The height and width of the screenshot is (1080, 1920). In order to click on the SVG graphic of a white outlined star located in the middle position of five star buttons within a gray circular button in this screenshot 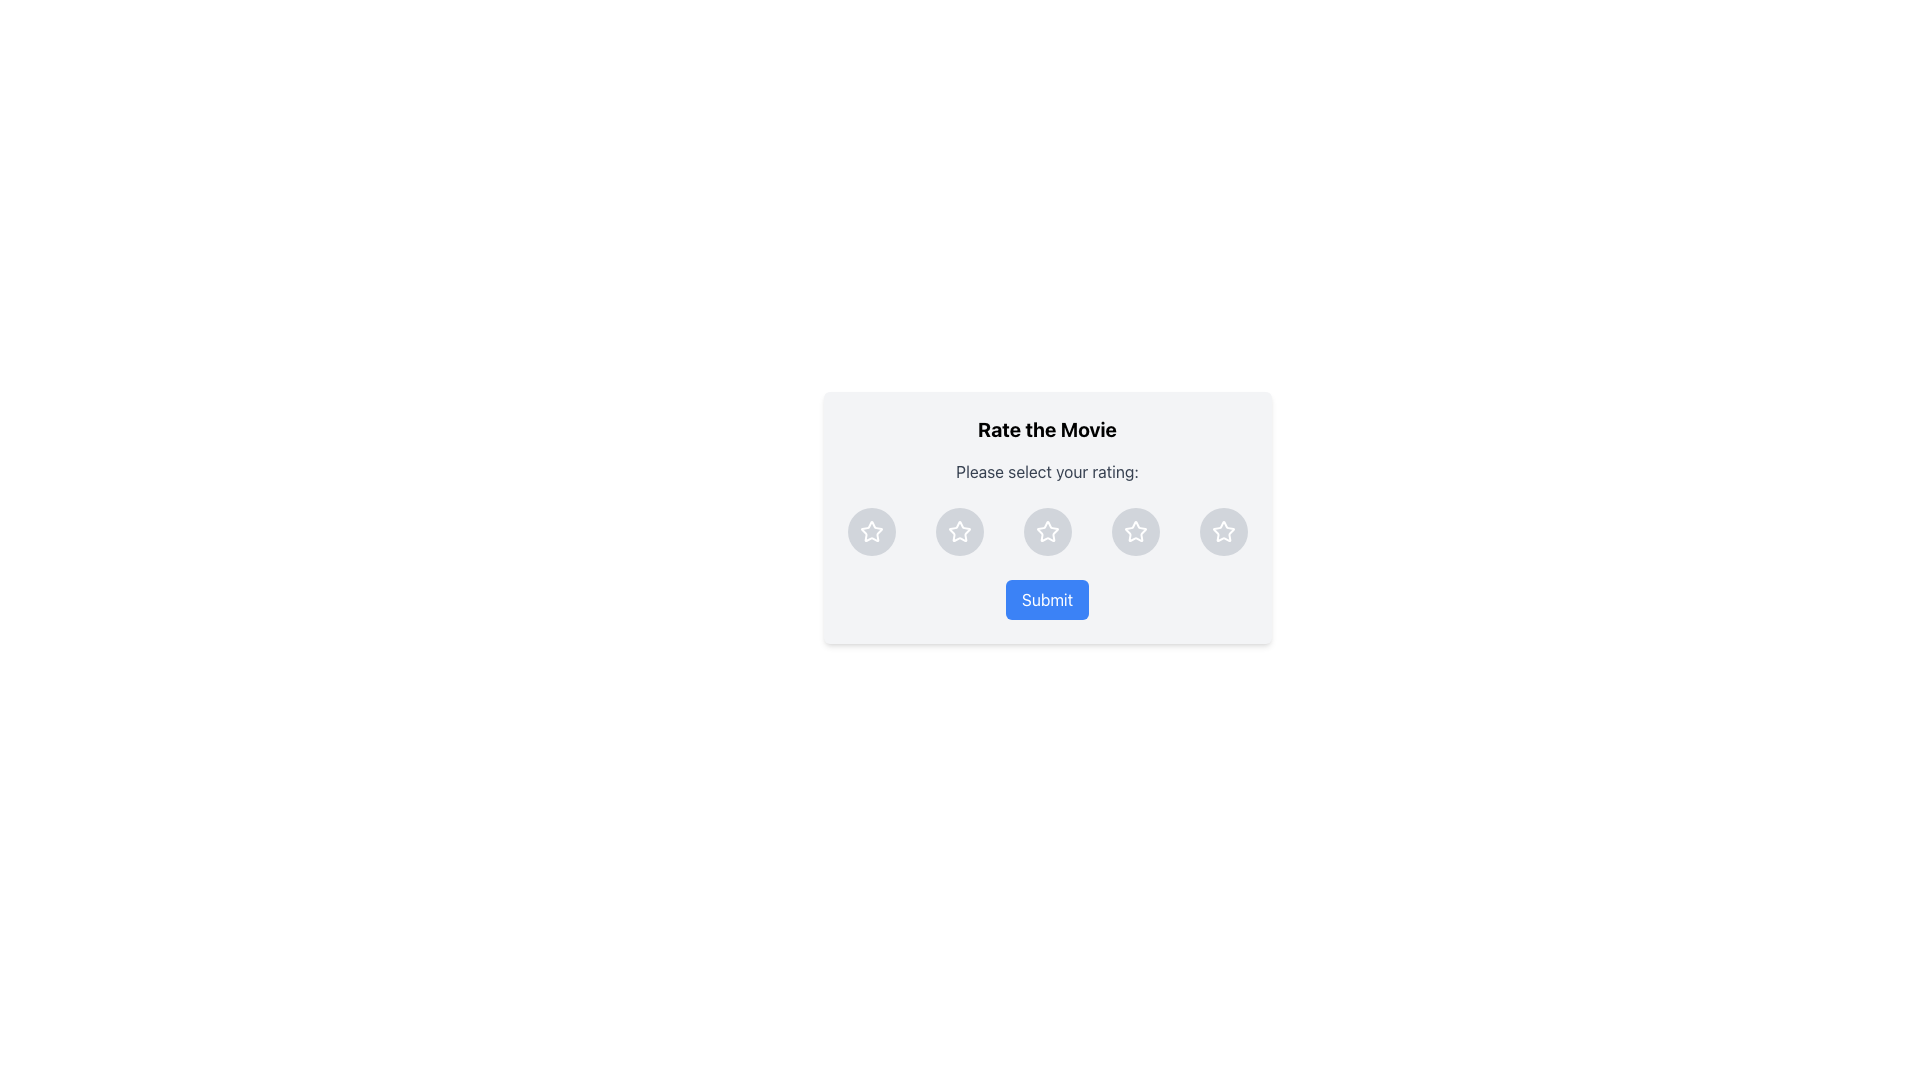, I will do `click(1046, 531)`.